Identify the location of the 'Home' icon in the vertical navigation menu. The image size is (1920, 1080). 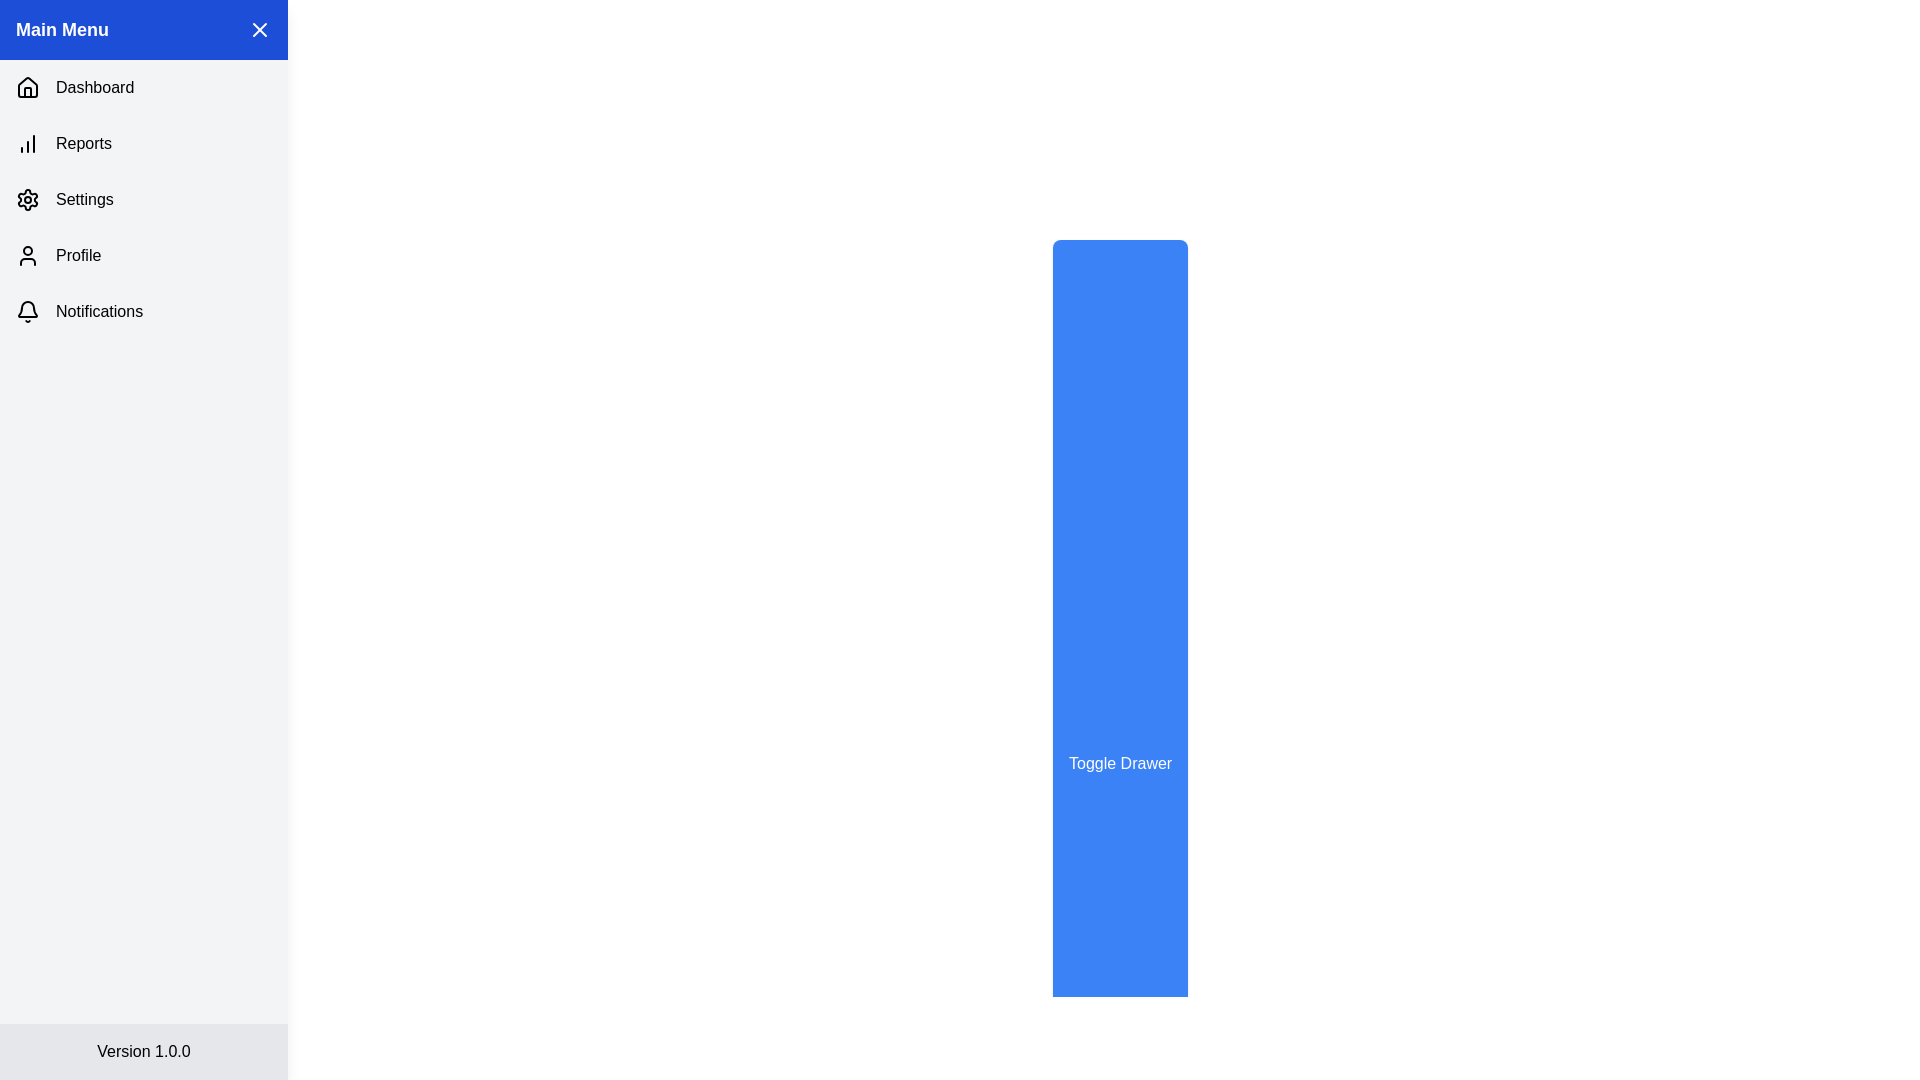
(28, 86).